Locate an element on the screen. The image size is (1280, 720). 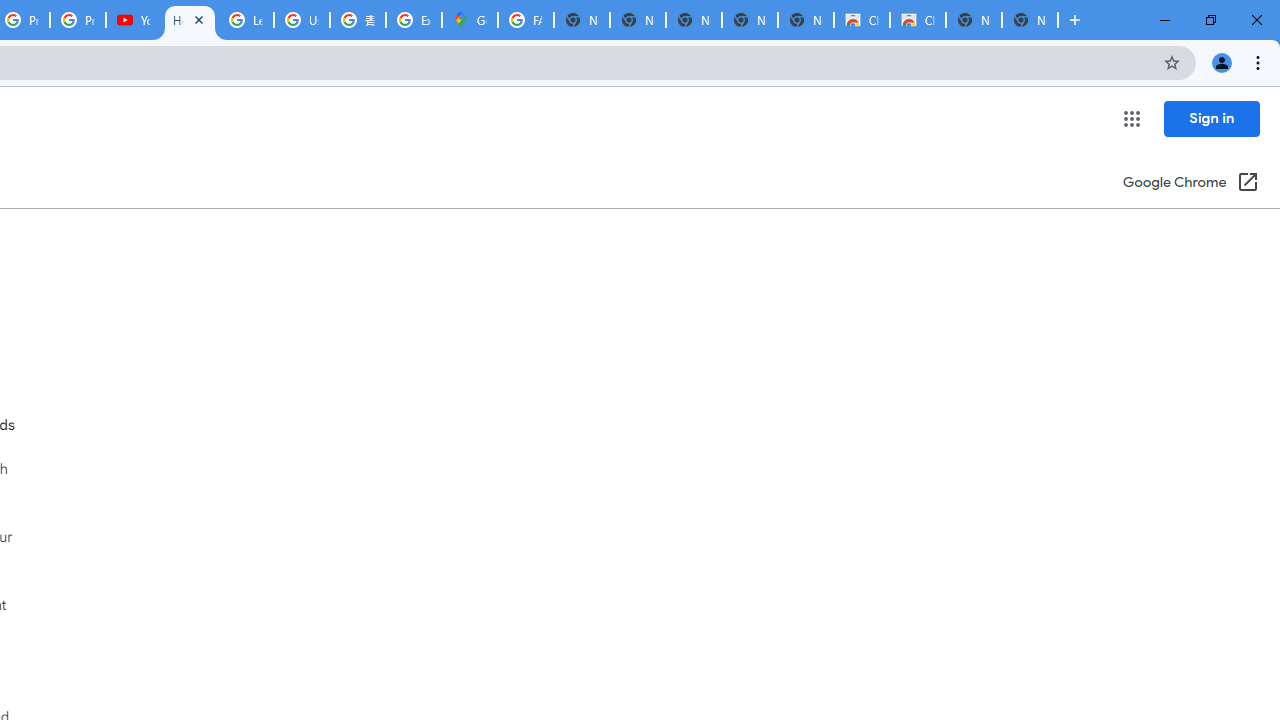
'Privacy Checkup' is located at coordinates (78, 20).